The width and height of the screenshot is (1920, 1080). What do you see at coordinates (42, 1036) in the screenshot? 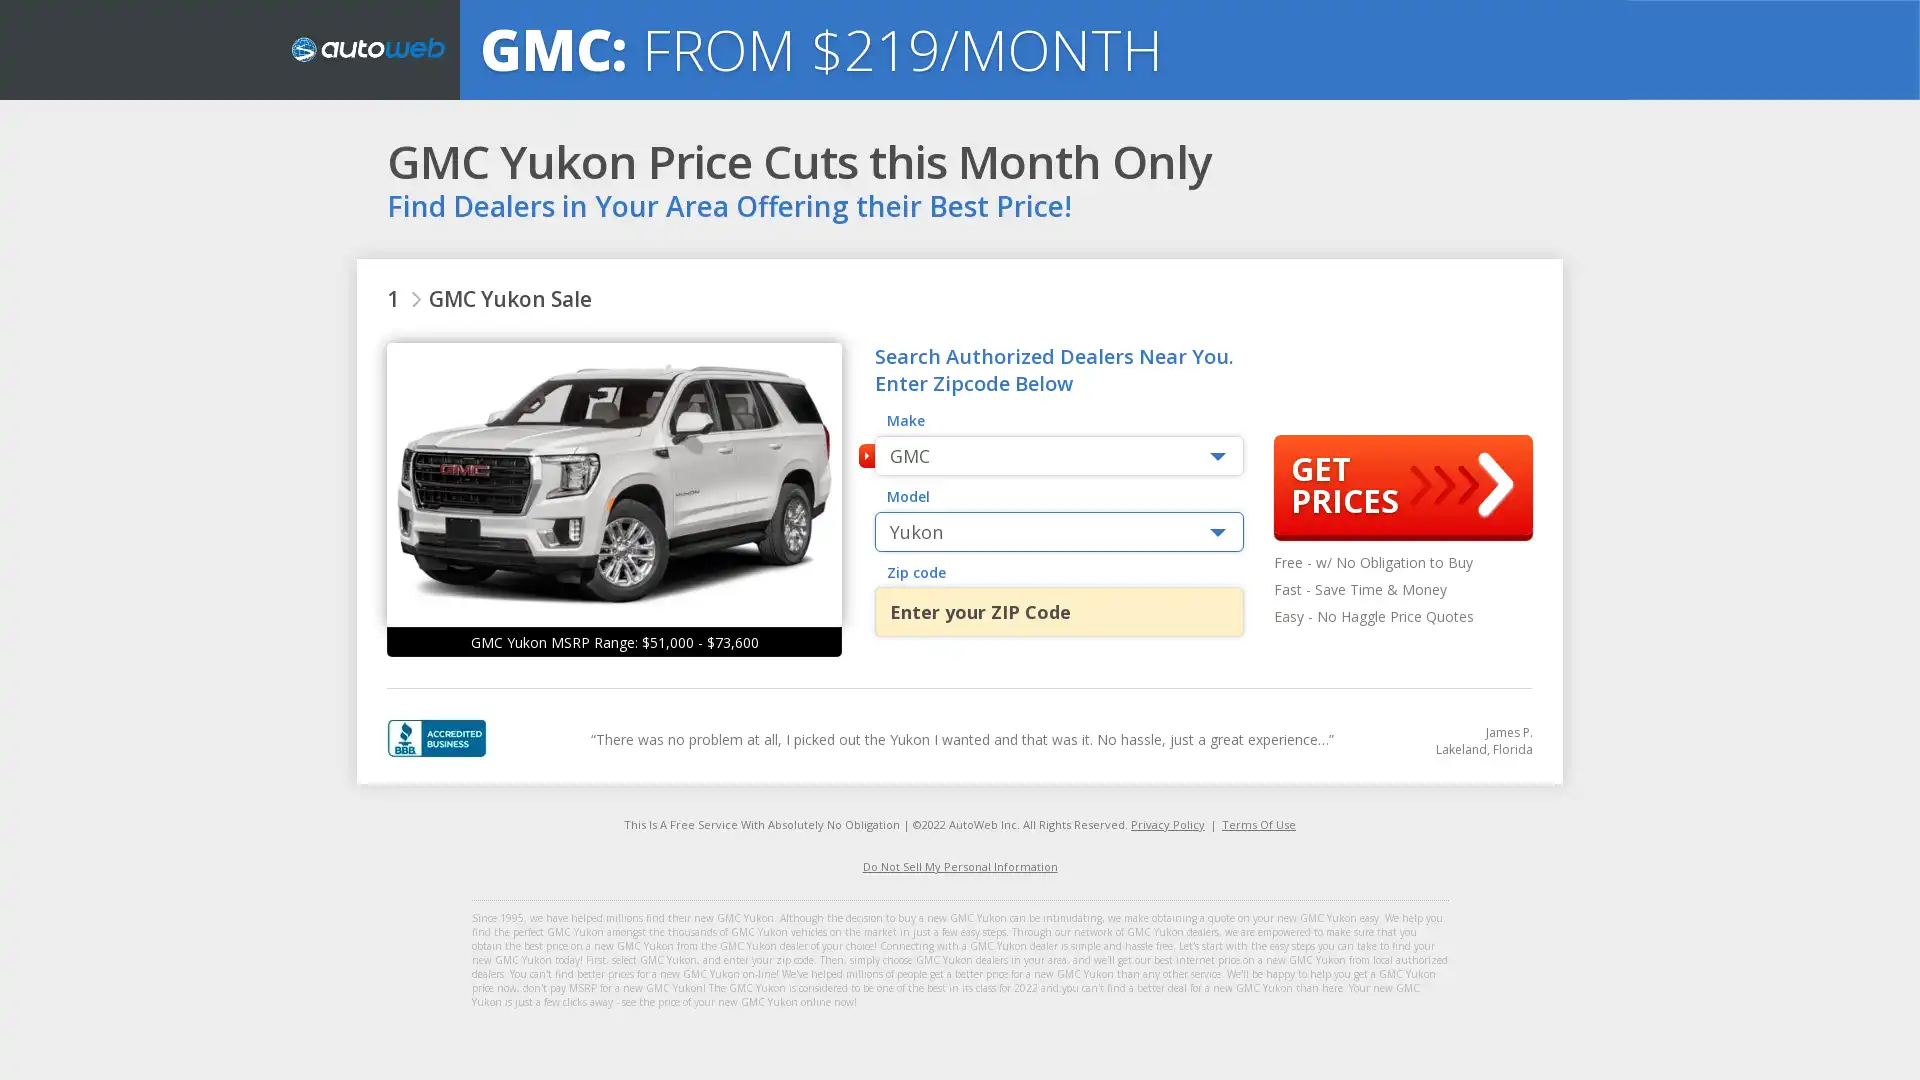
I see `Open accessibility options, statement and help` at bounding box center [42, 1036].